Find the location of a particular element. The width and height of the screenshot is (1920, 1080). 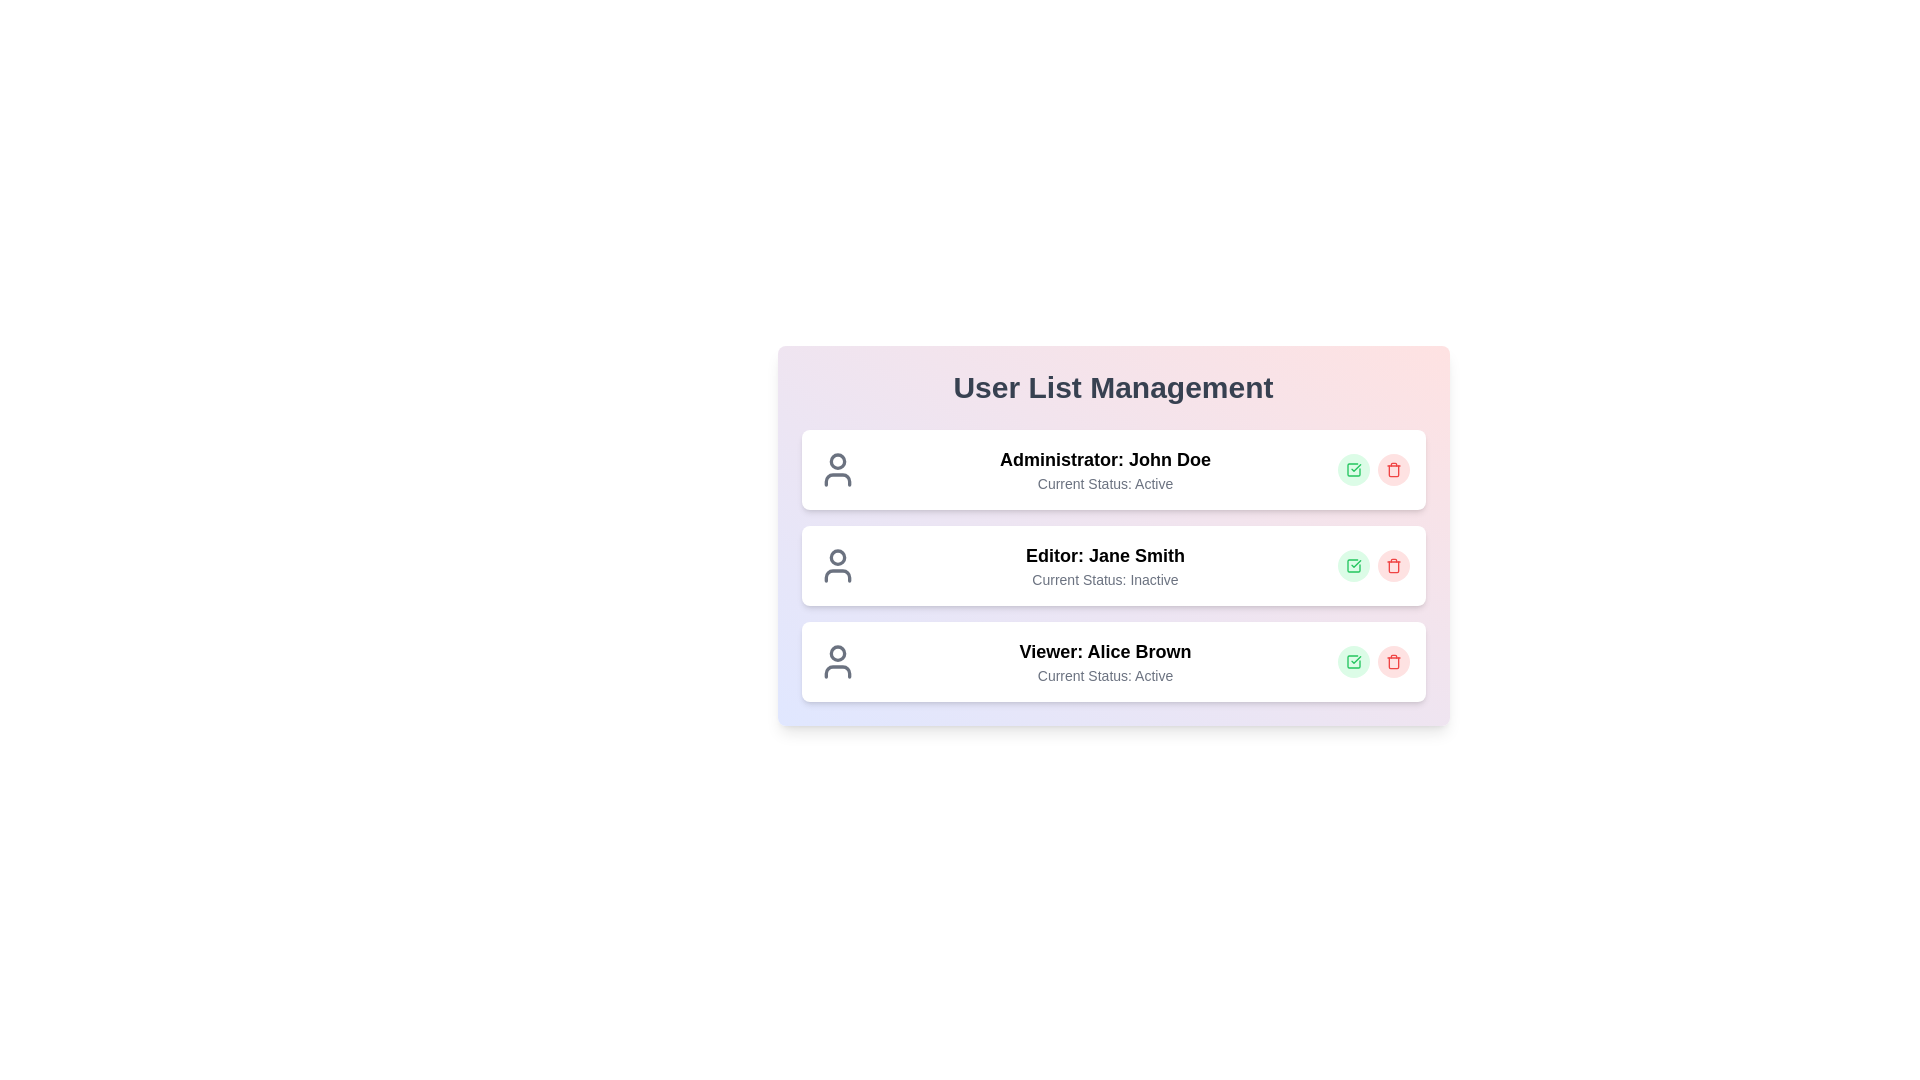

the SVG circle element that represents the user's presence in the user management interface, located in the second row of the vertical list is located at coordinates (837, 557).